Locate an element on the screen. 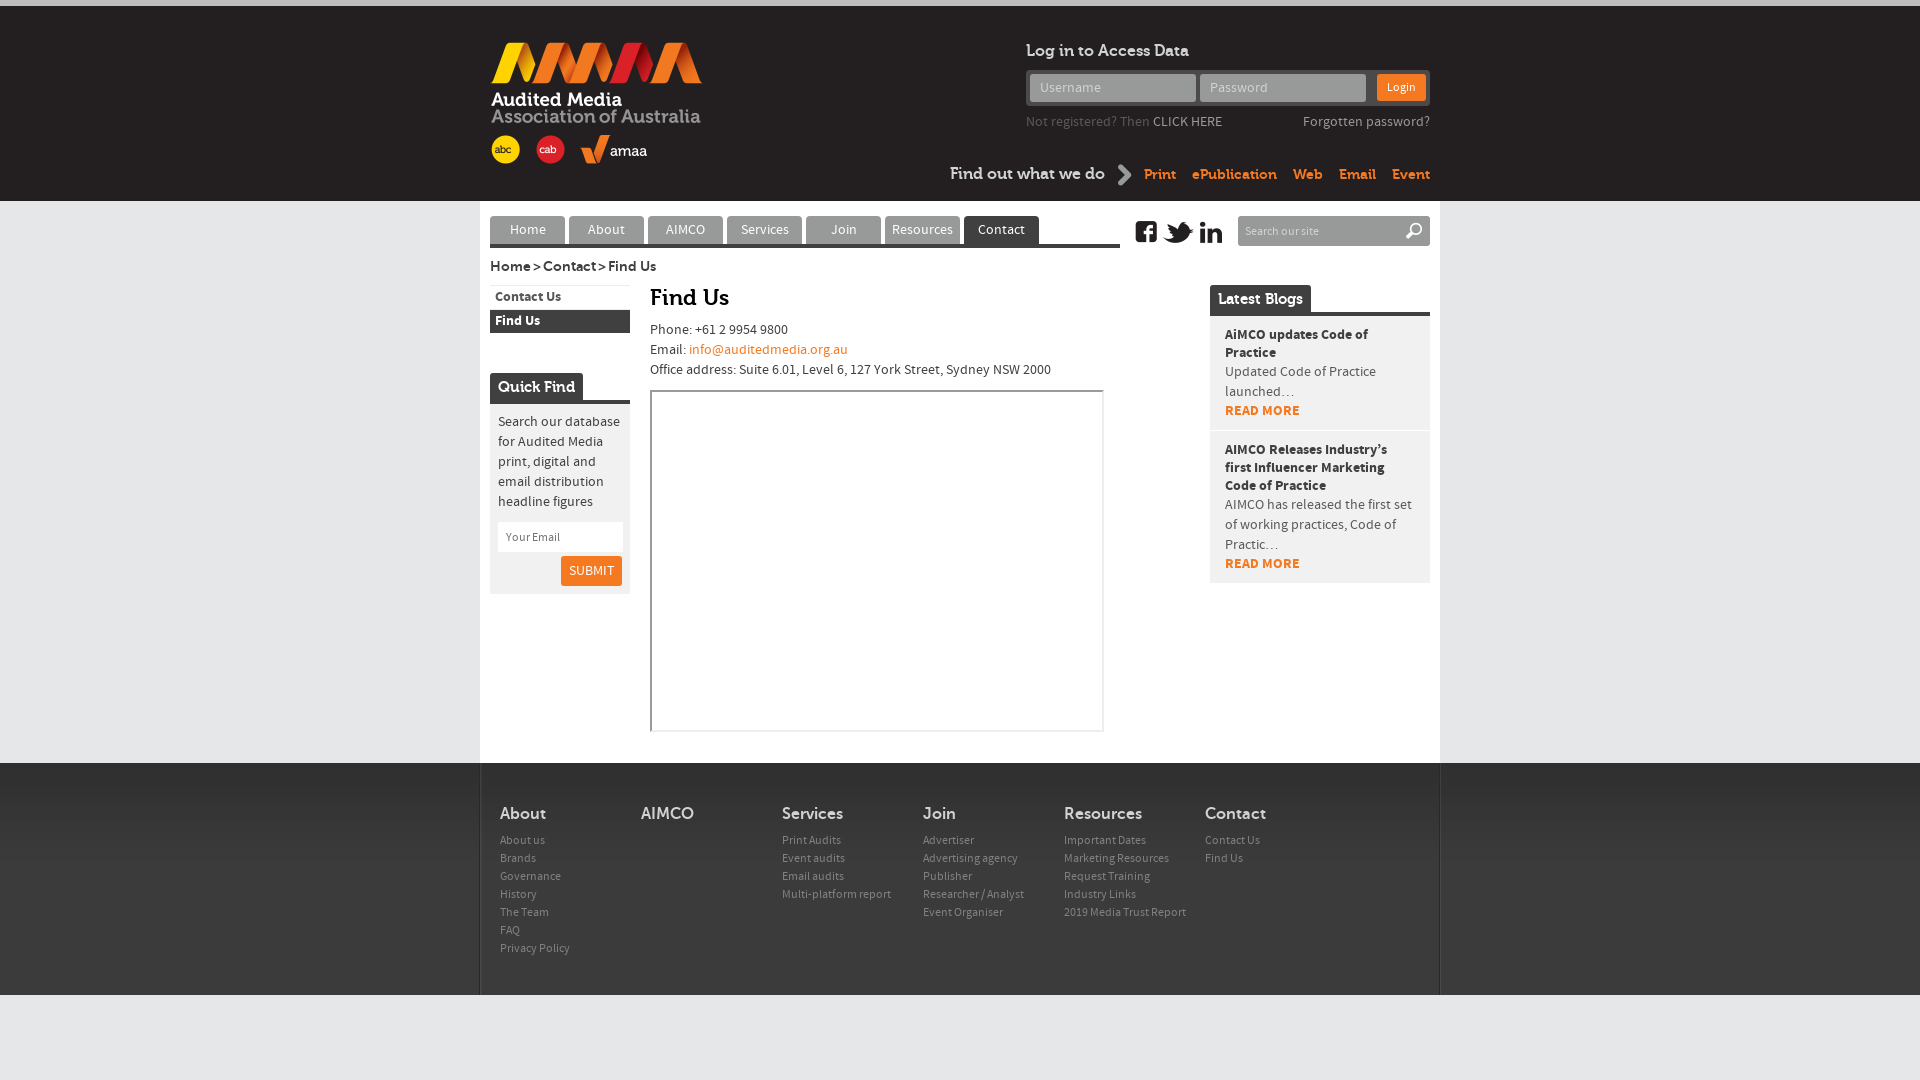 The image size is (1920, 1080). 'Home' is located at coordinates (527, 229).